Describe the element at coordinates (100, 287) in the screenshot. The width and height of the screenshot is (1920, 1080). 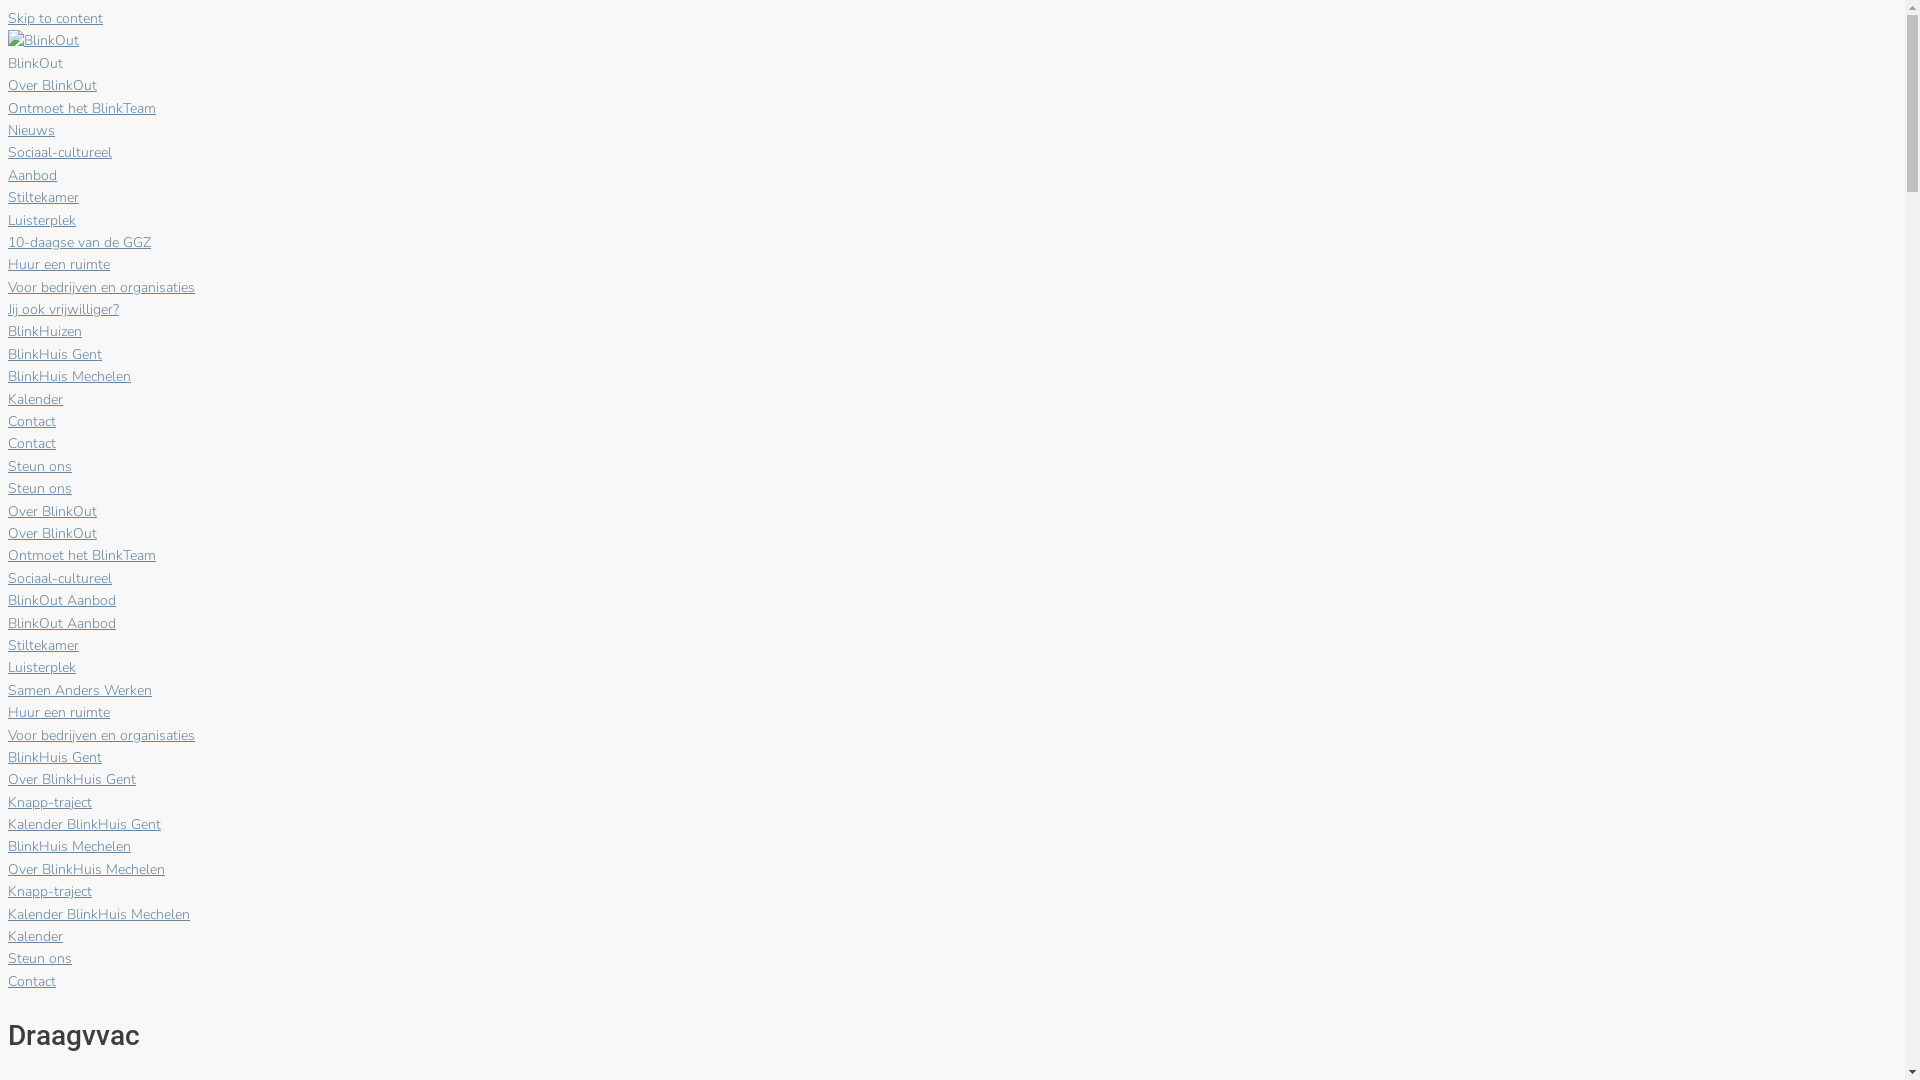
I see `'Voor bedrijven en organisaties'` at that location.